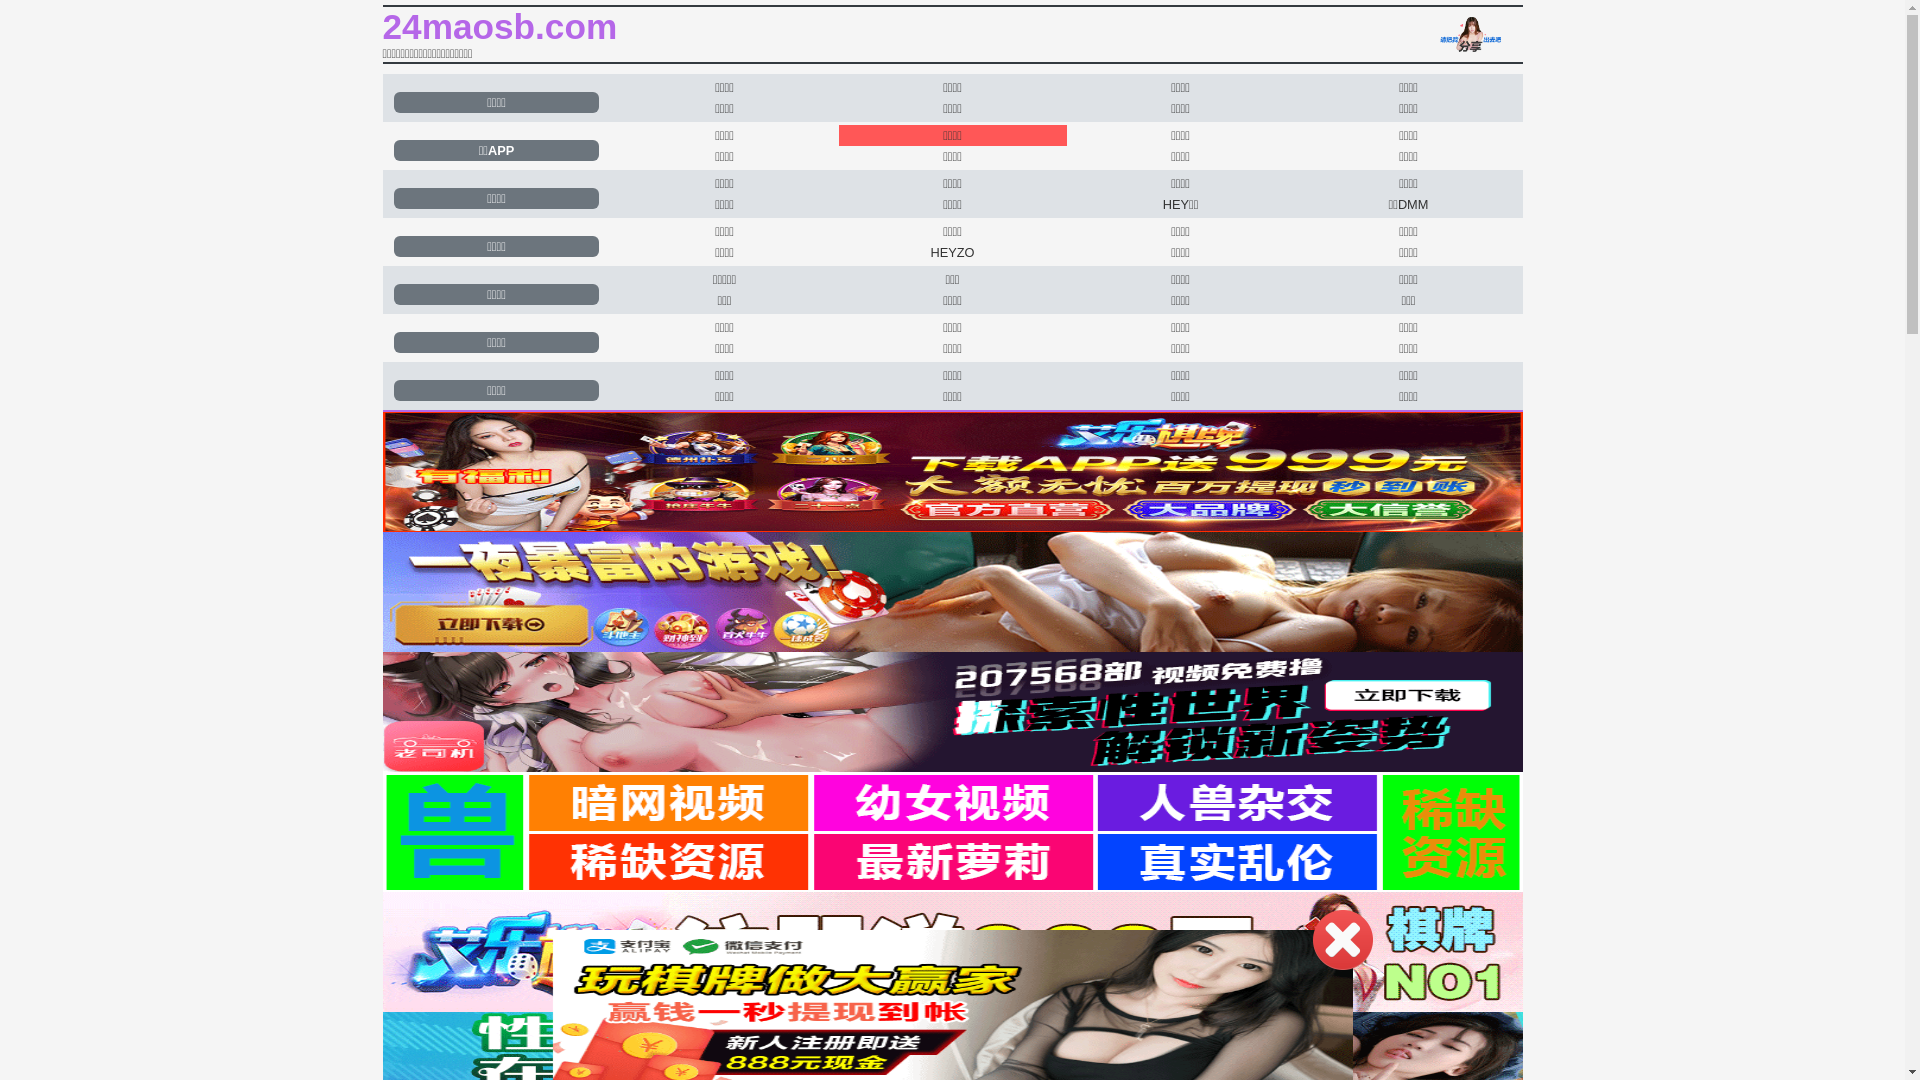 The width and height of the screenshot is (1920, 1080). What do you see at coordinates (951, 251) in the screenshot?
I see `'HEYZO'` at bounding box center [951, 251].